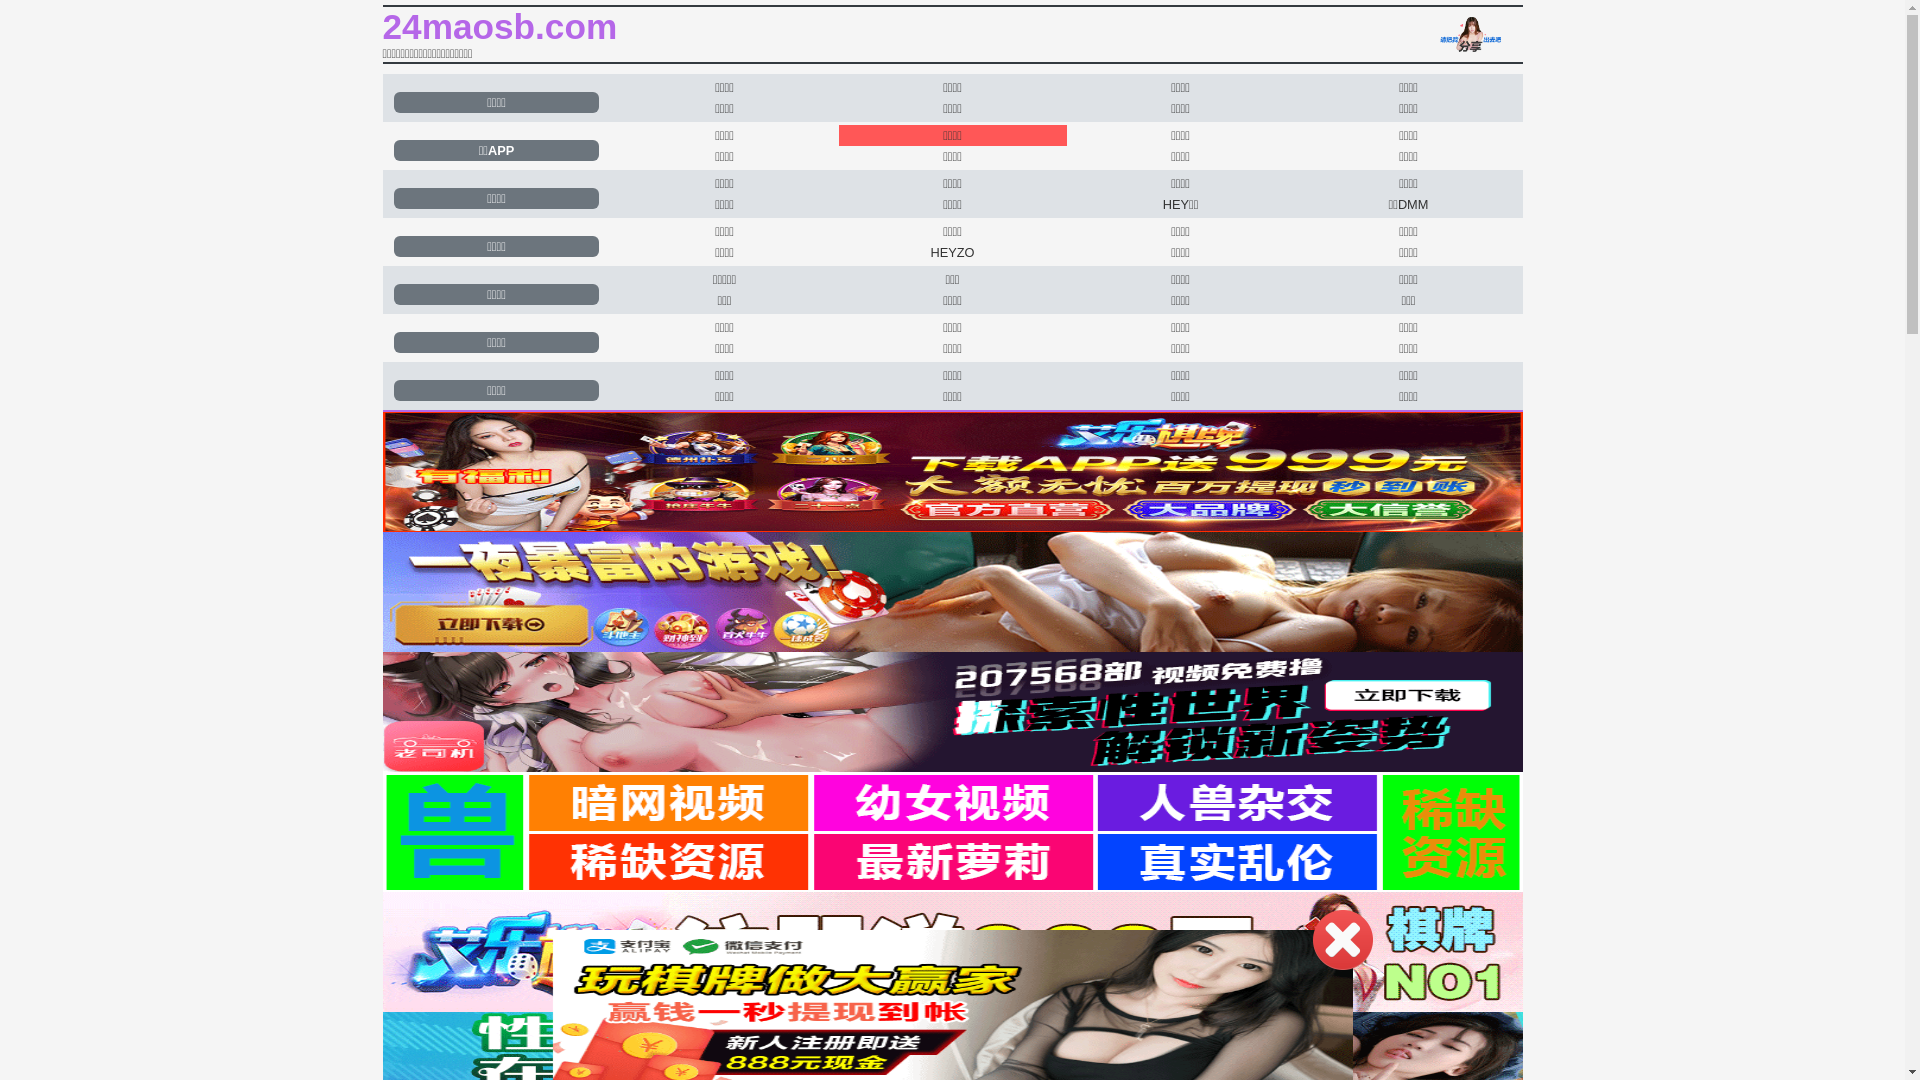 The width and height of the screenshot is (1920, 1080). What do you see at coordinates (951, 251) in the screenshot?
I see `'HEYZO'` at bounding box center [951, 251].